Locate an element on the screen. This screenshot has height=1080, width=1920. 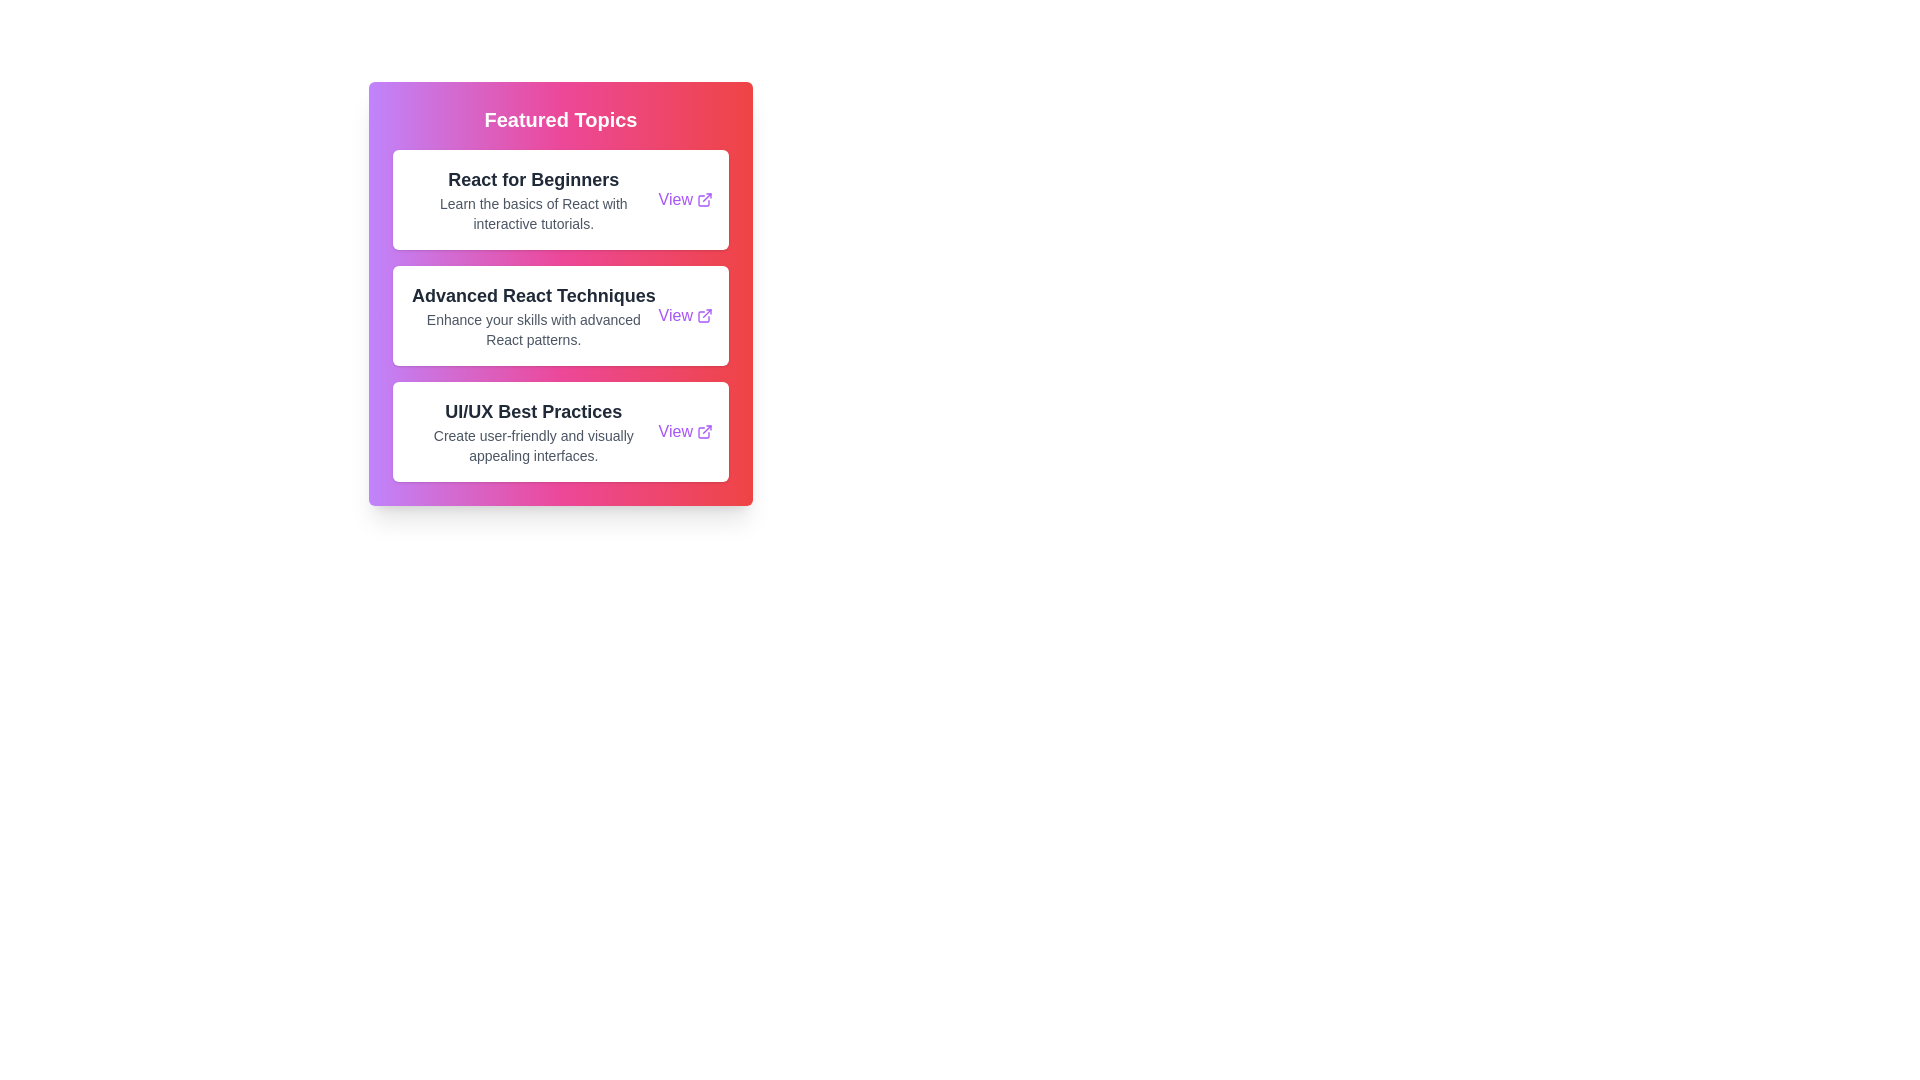
the external link indicator icon located to the immediate right of the 'View' text on the 'UI/UX Best Practices' card in the 'Featured Topics' section is located at coordinates (705, 431).